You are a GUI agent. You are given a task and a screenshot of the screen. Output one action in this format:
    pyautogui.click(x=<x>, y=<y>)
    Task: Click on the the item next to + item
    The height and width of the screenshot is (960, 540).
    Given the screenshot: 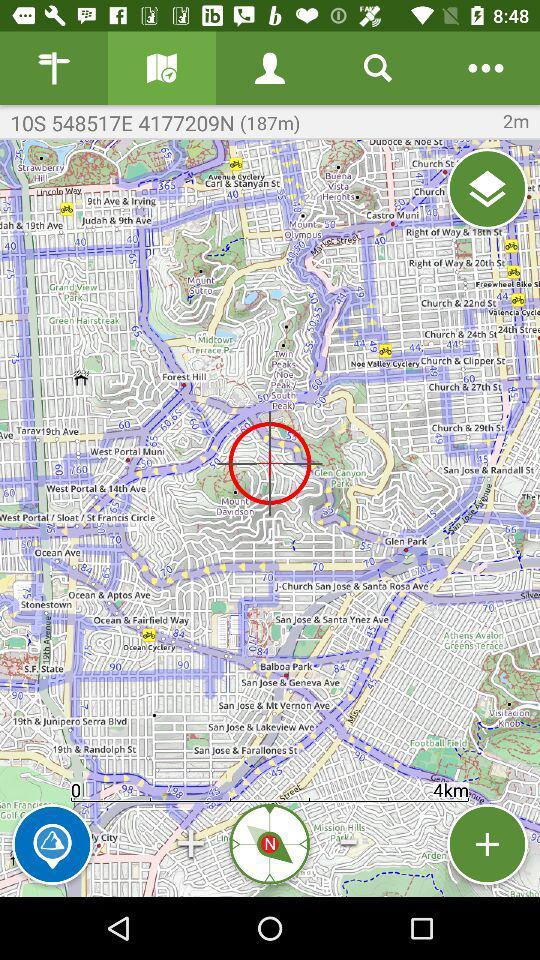 What is the action you would take?
    pyautogui.click(x=52, y=843)
    